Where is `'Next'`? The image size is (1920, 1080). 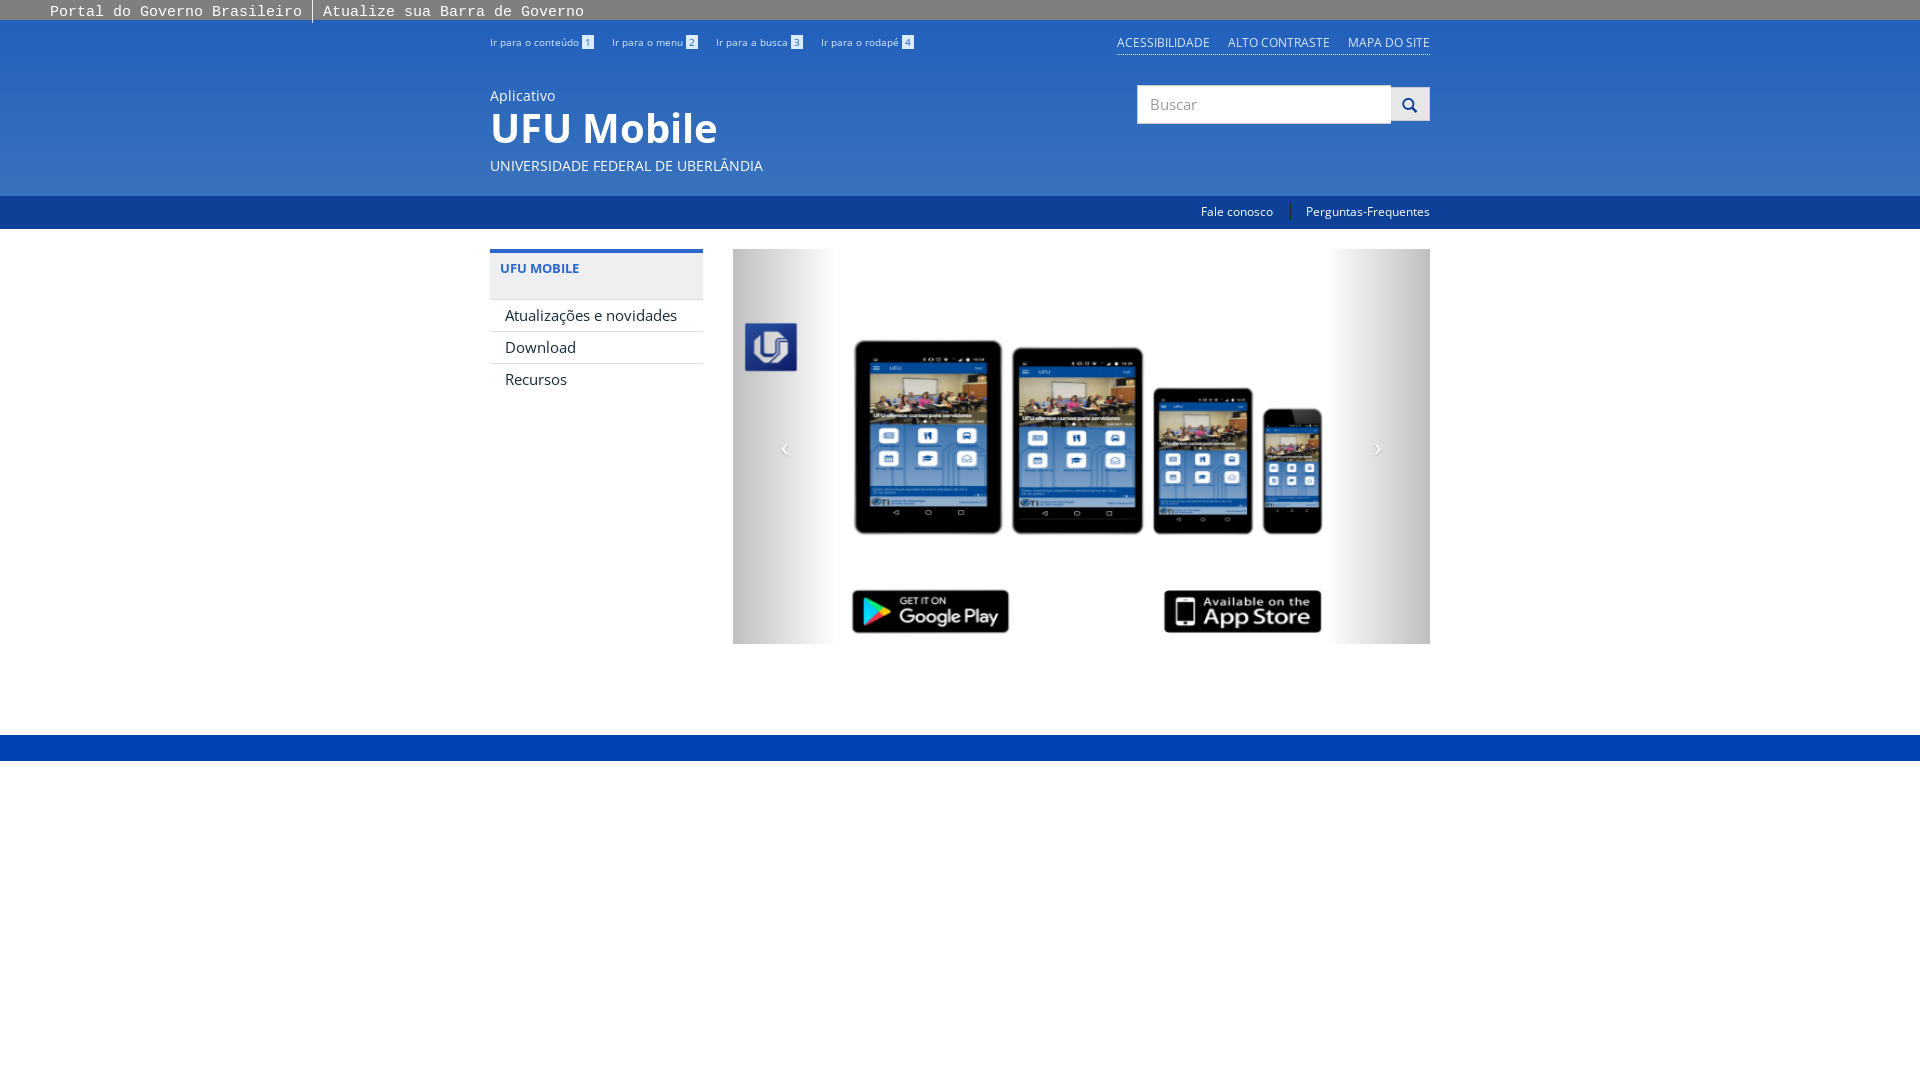 'Next' is located at coordinates (1376, 445).